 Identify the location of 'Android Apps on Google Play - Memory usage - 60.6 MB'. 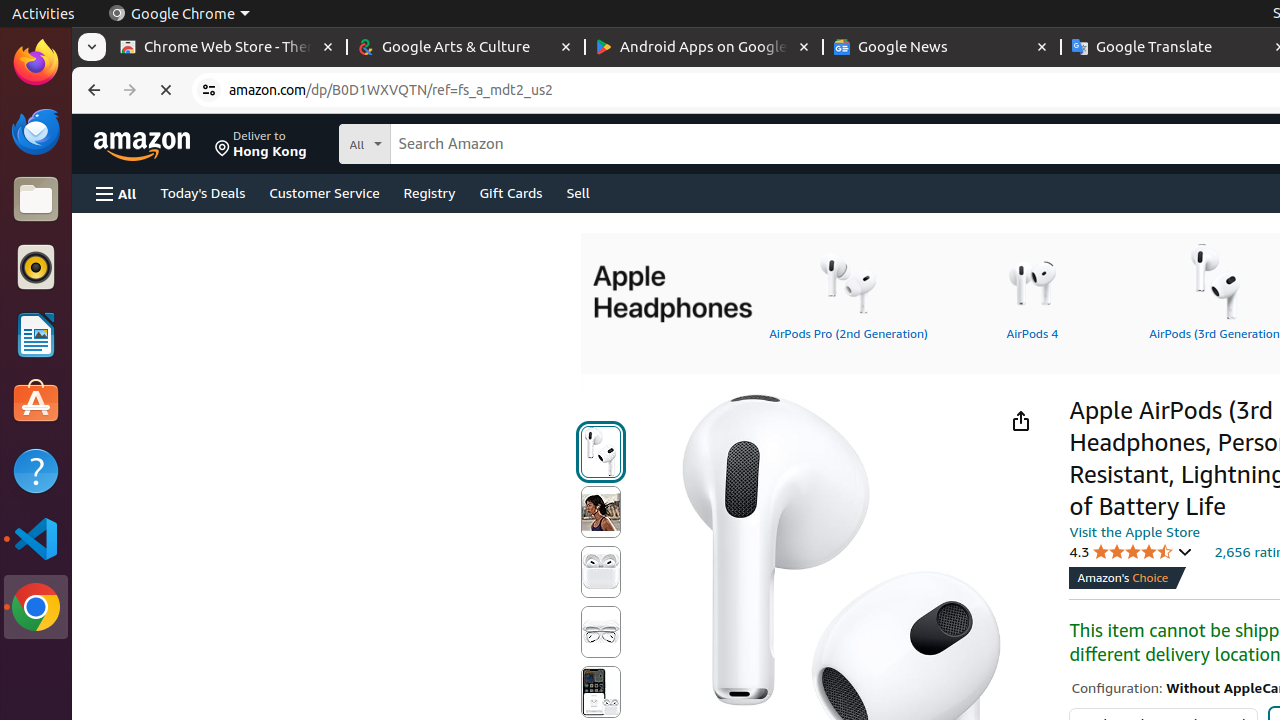
(704, 46).